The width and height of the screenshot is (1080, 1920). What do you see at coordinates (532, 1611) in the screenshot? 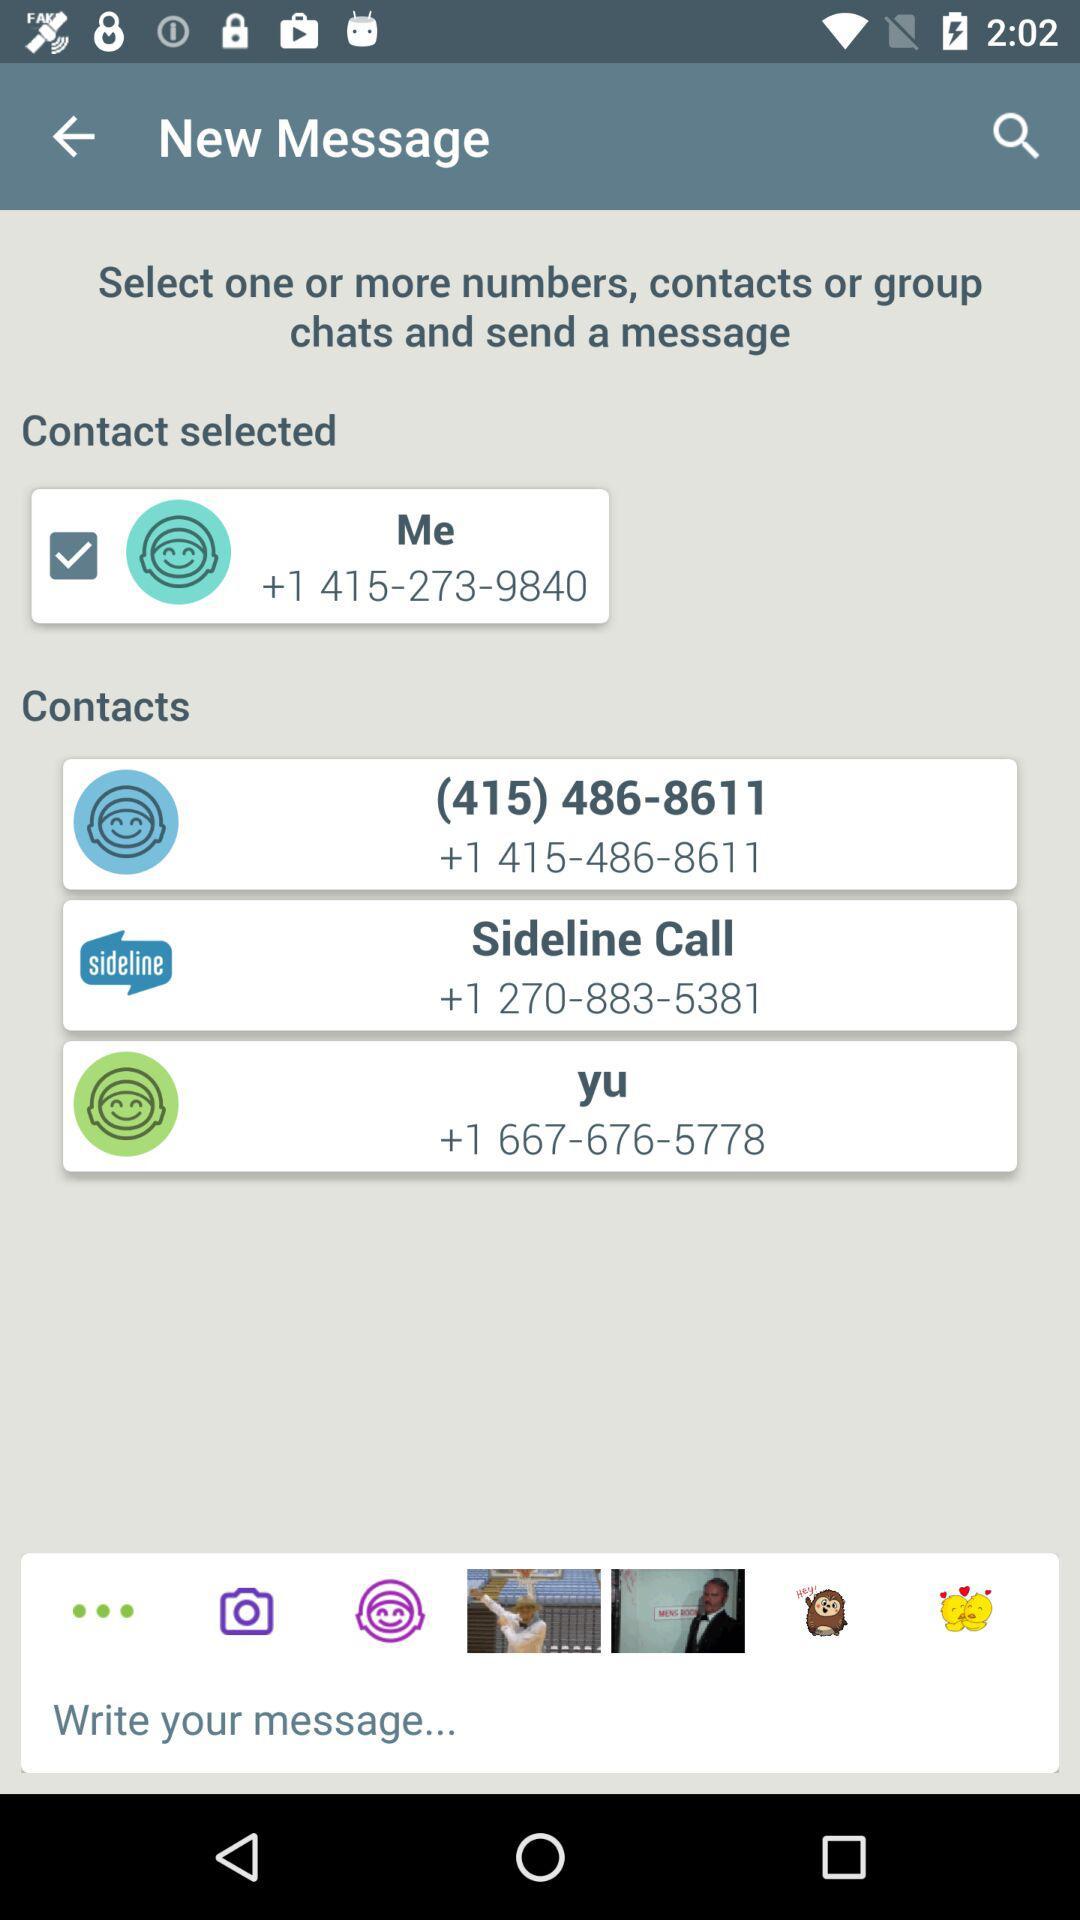
I see `meme` at bounding box center [532, 1611].